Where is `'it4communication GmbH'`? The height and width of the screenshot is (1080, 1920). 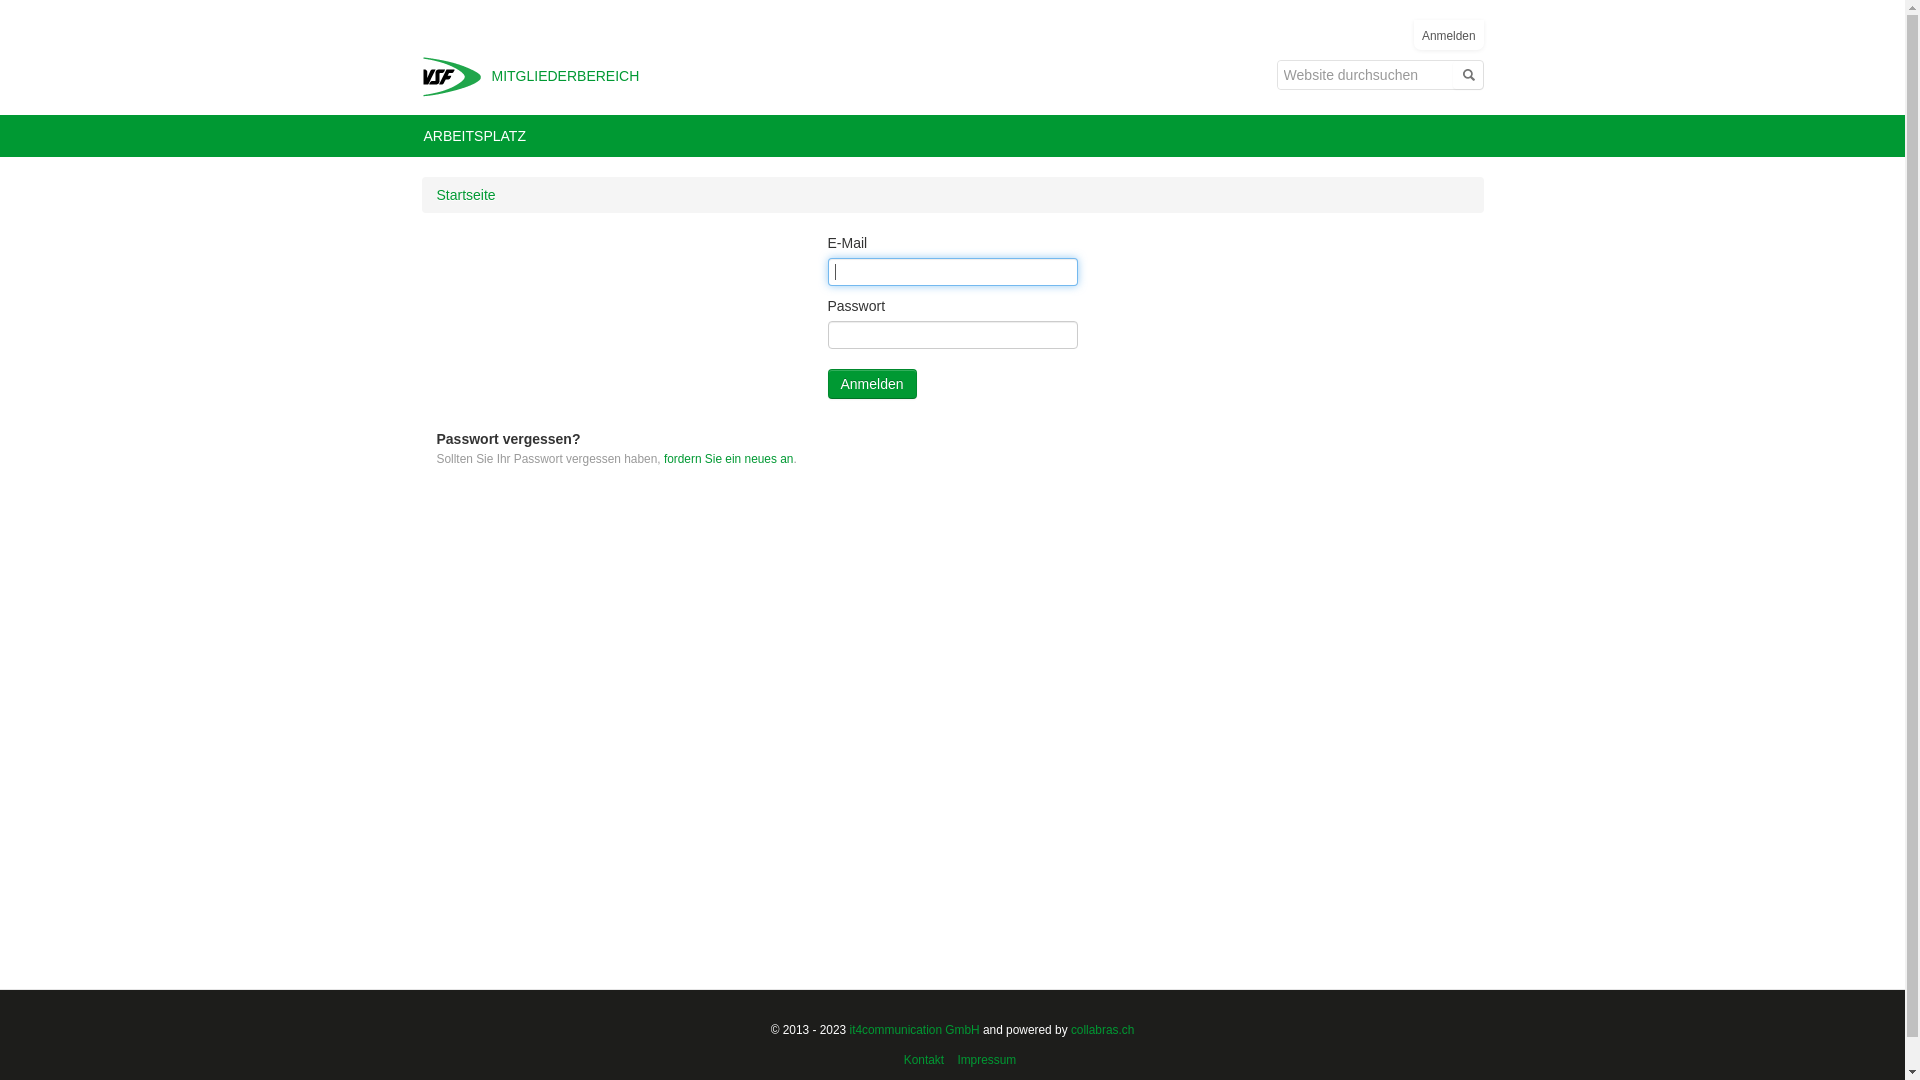
'it4communication GmbH' is located at coordinates (912, 1029).